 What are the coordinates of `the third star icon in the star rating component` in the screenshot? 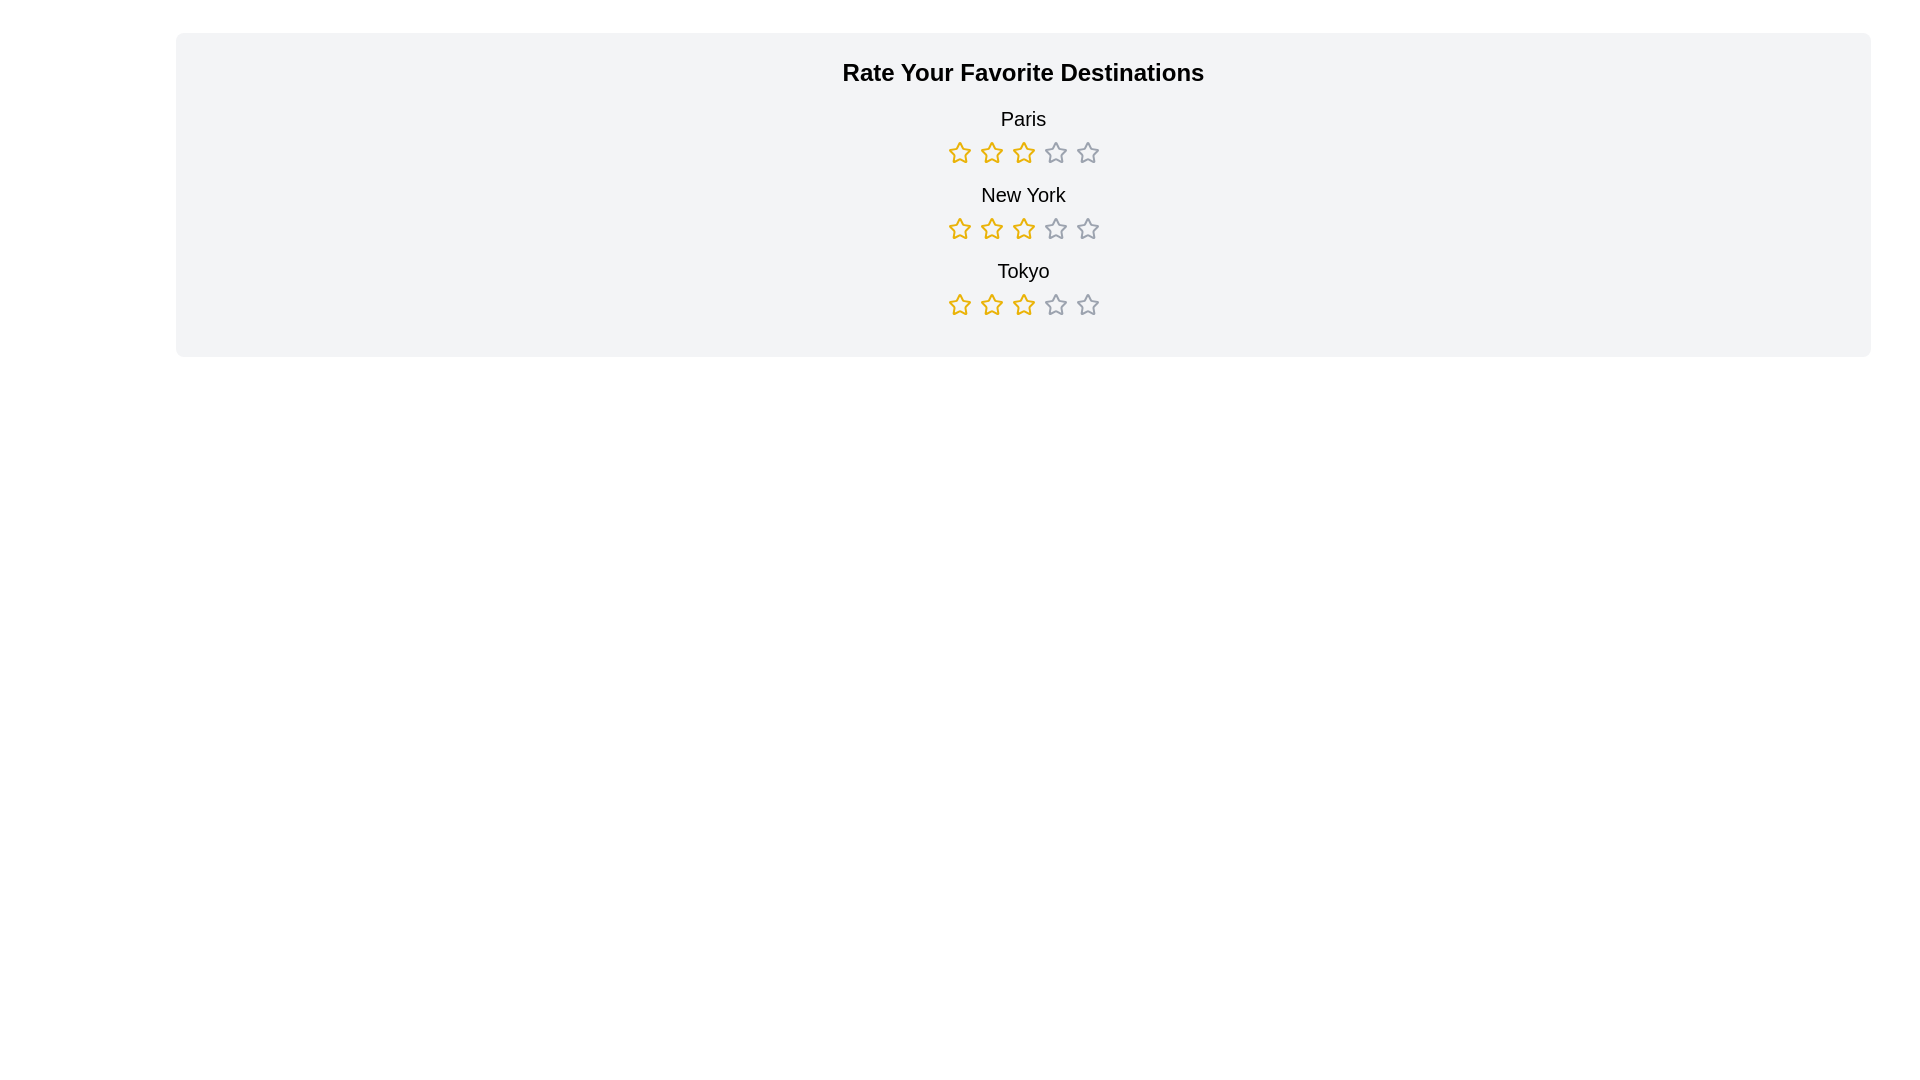 It's located at (1054, 227).